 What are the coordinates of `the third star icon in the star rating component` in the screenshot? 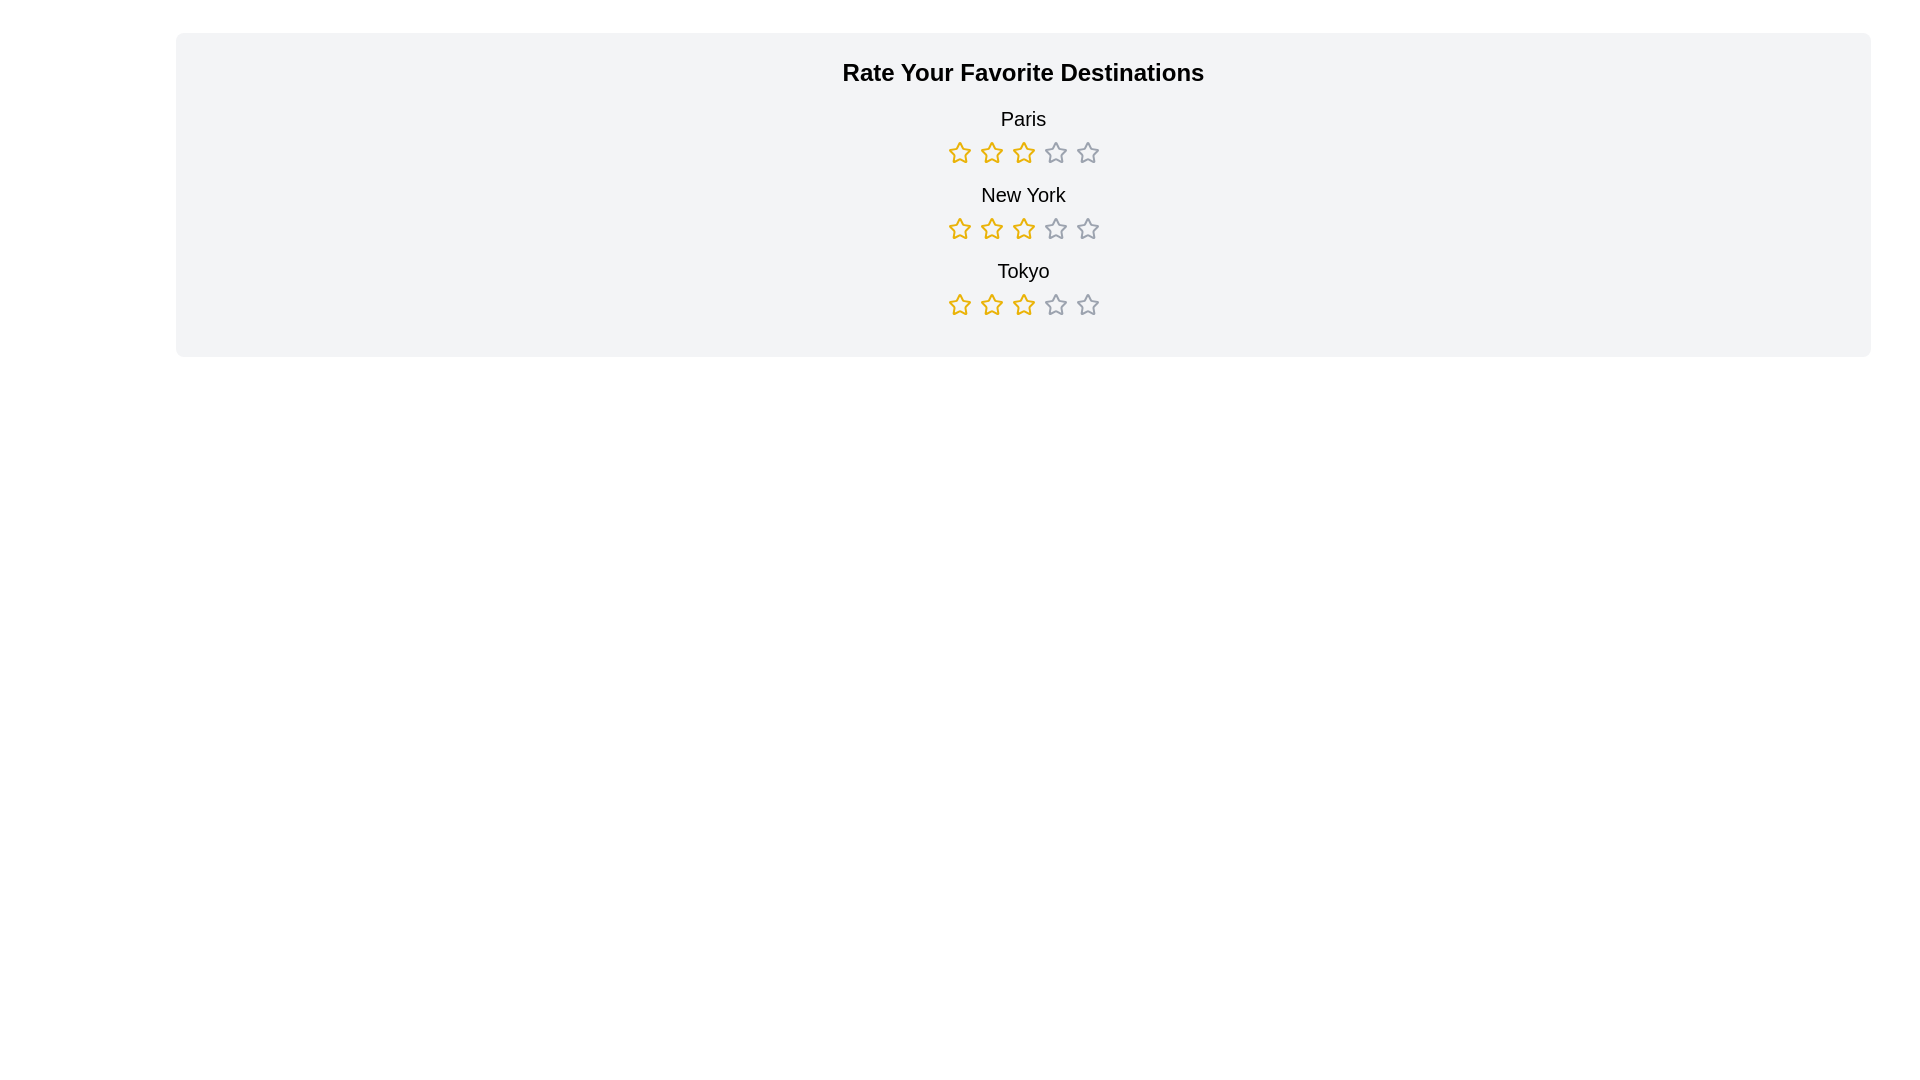 It's located at (1054, 227).